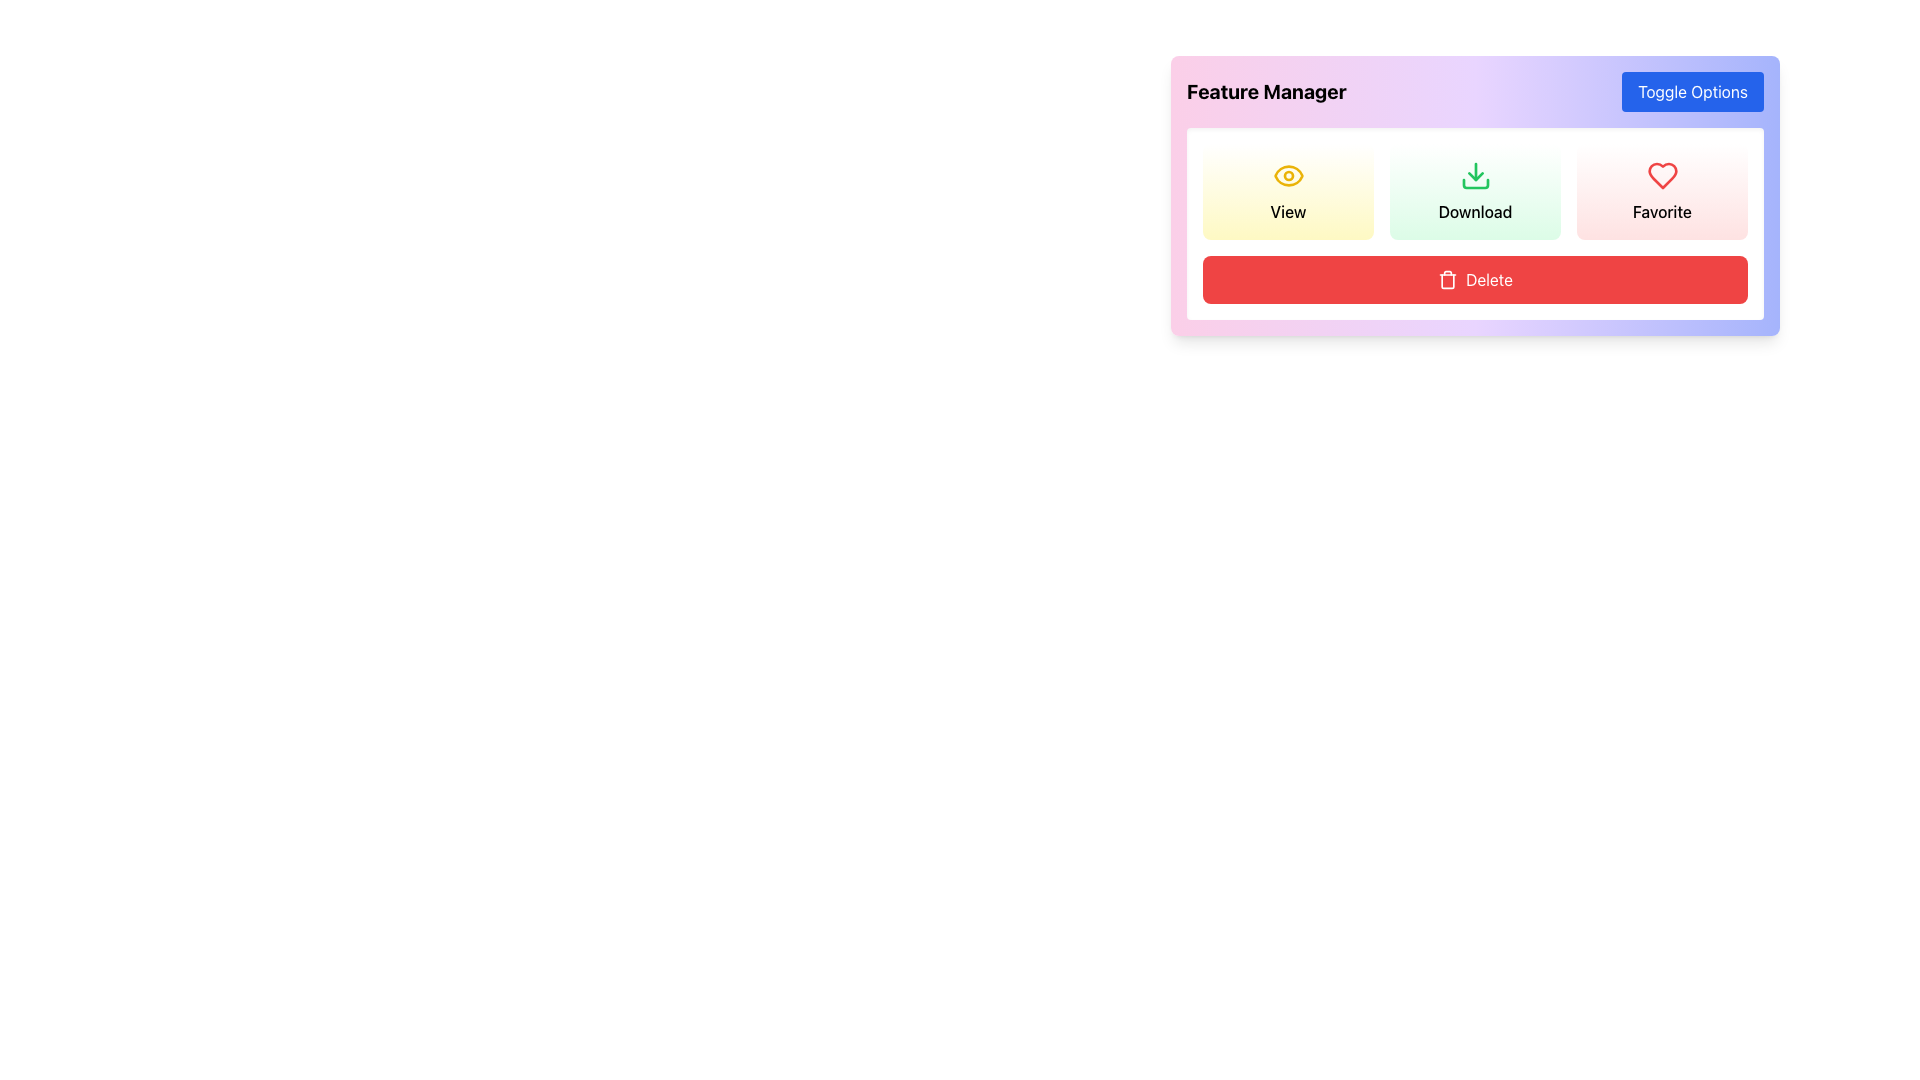 The height and width of the screenshot is (1080, 1920). Describe the element at coordinates (1662, 212) in the screenshot. I see `the text label reading 'Favorite' located beneath a heart icon in the rightmost button of a horizontal row of buttons` at that location.